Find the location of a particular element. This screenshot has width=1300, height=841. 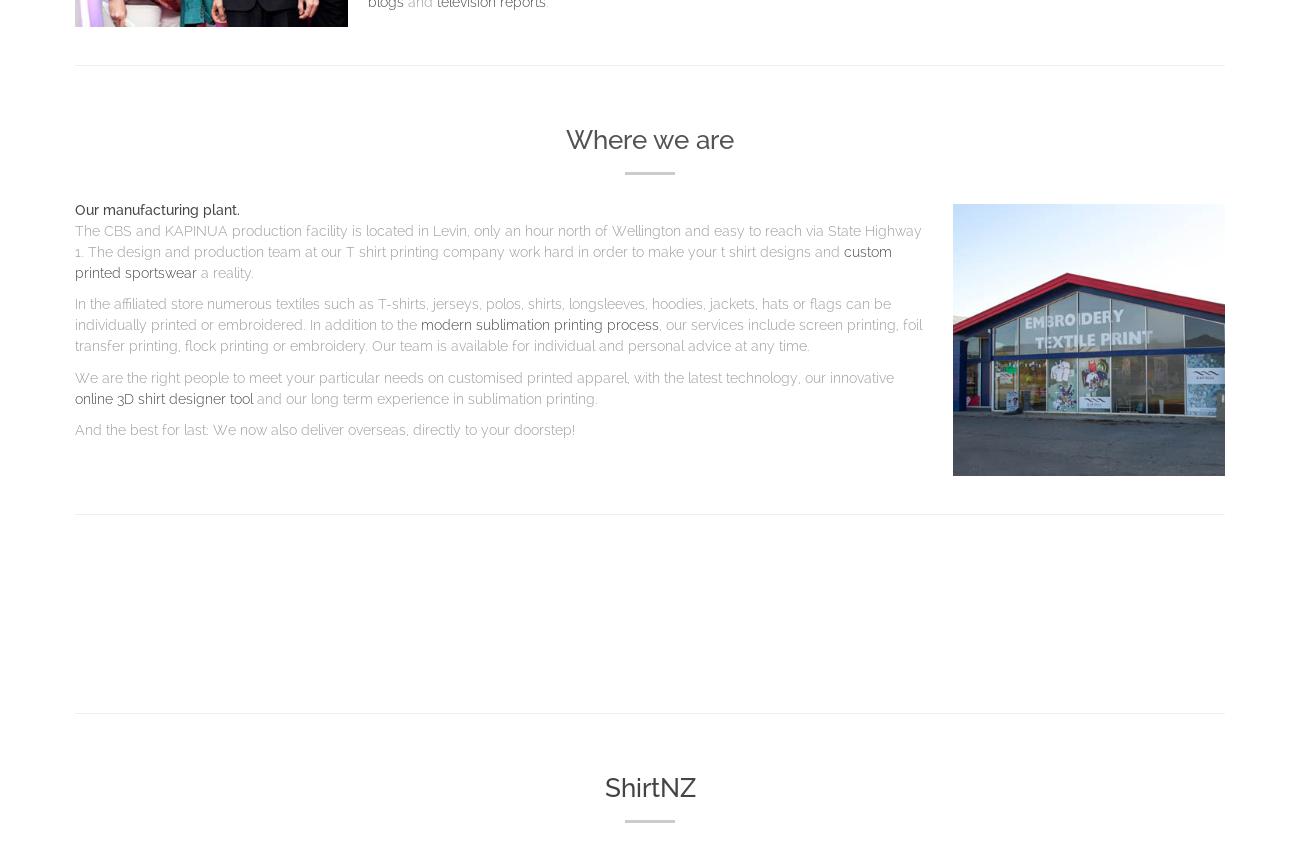

'and our long term experience in sublimation printing.' is located at coordinates (427, 396).